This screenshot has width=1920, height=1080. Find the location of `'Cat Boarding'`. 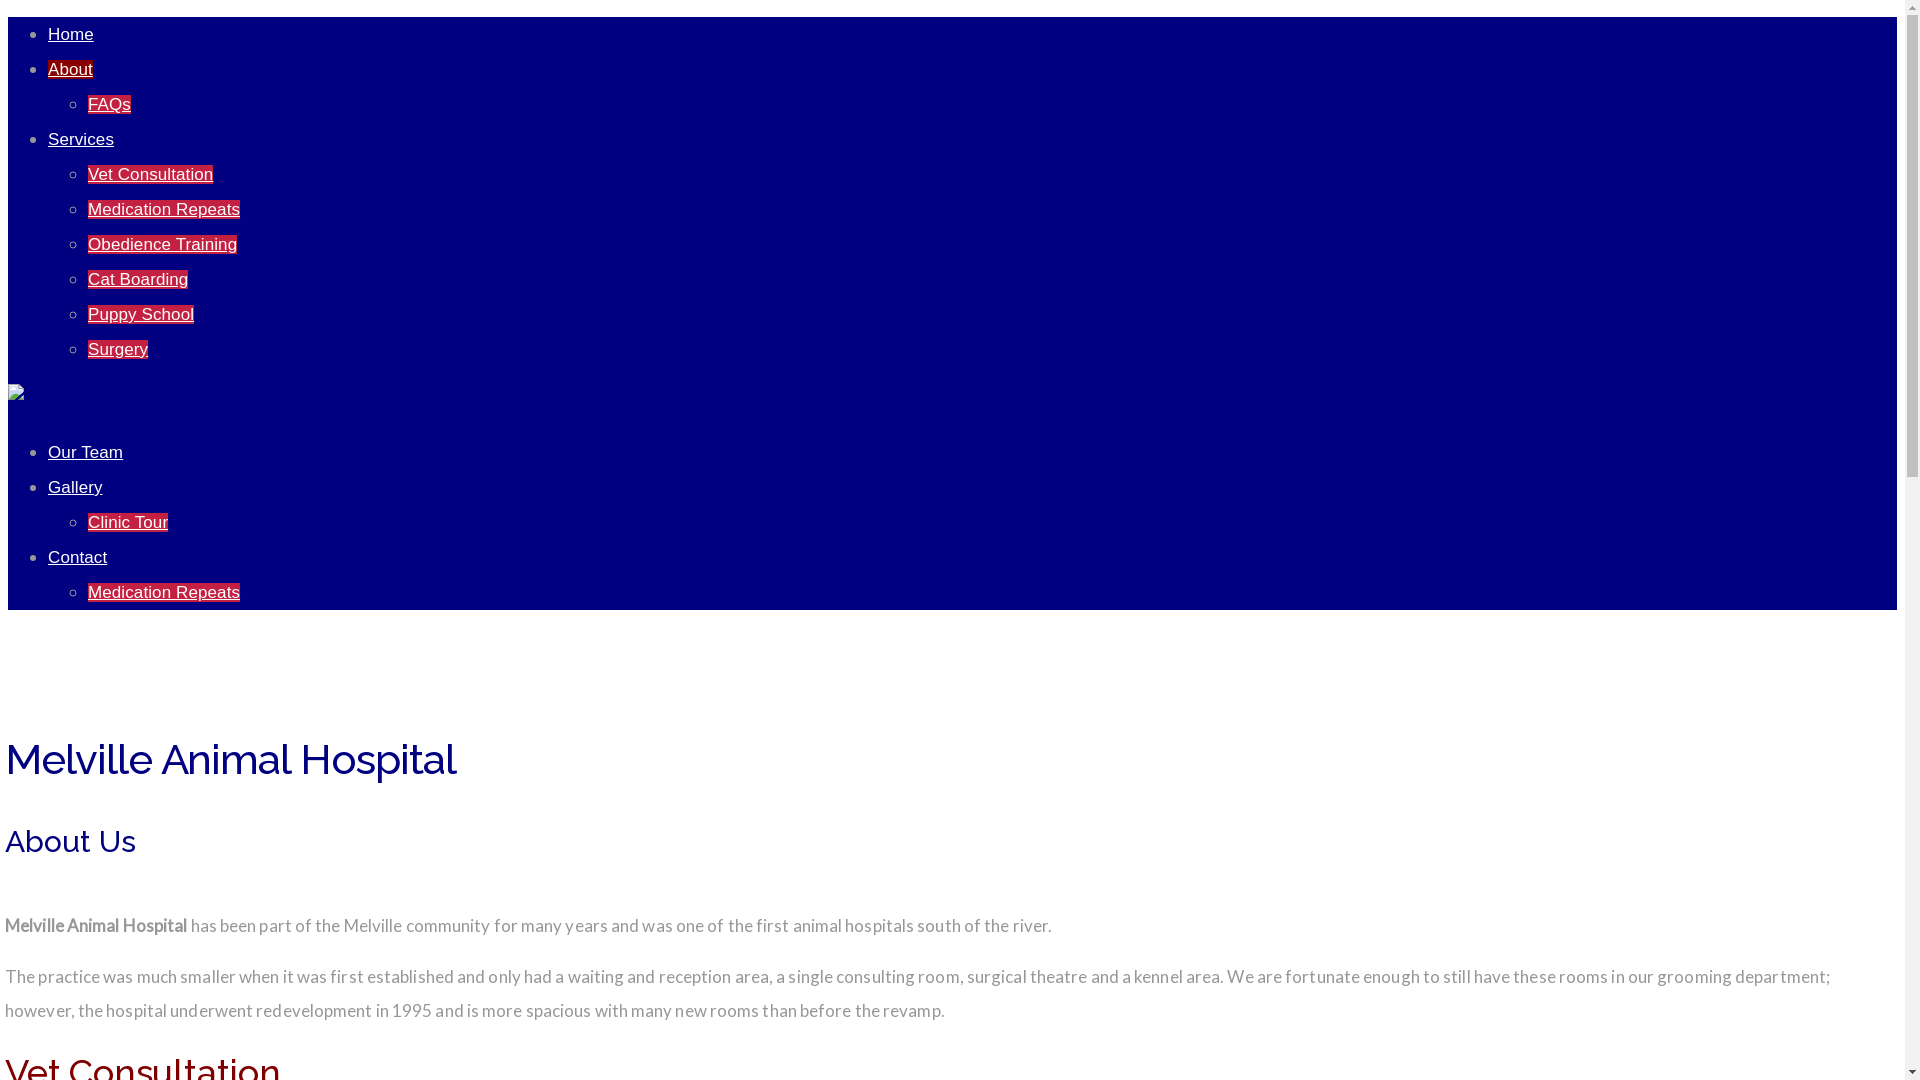

'Cat Boarding' is located at coordinates (137, 279).